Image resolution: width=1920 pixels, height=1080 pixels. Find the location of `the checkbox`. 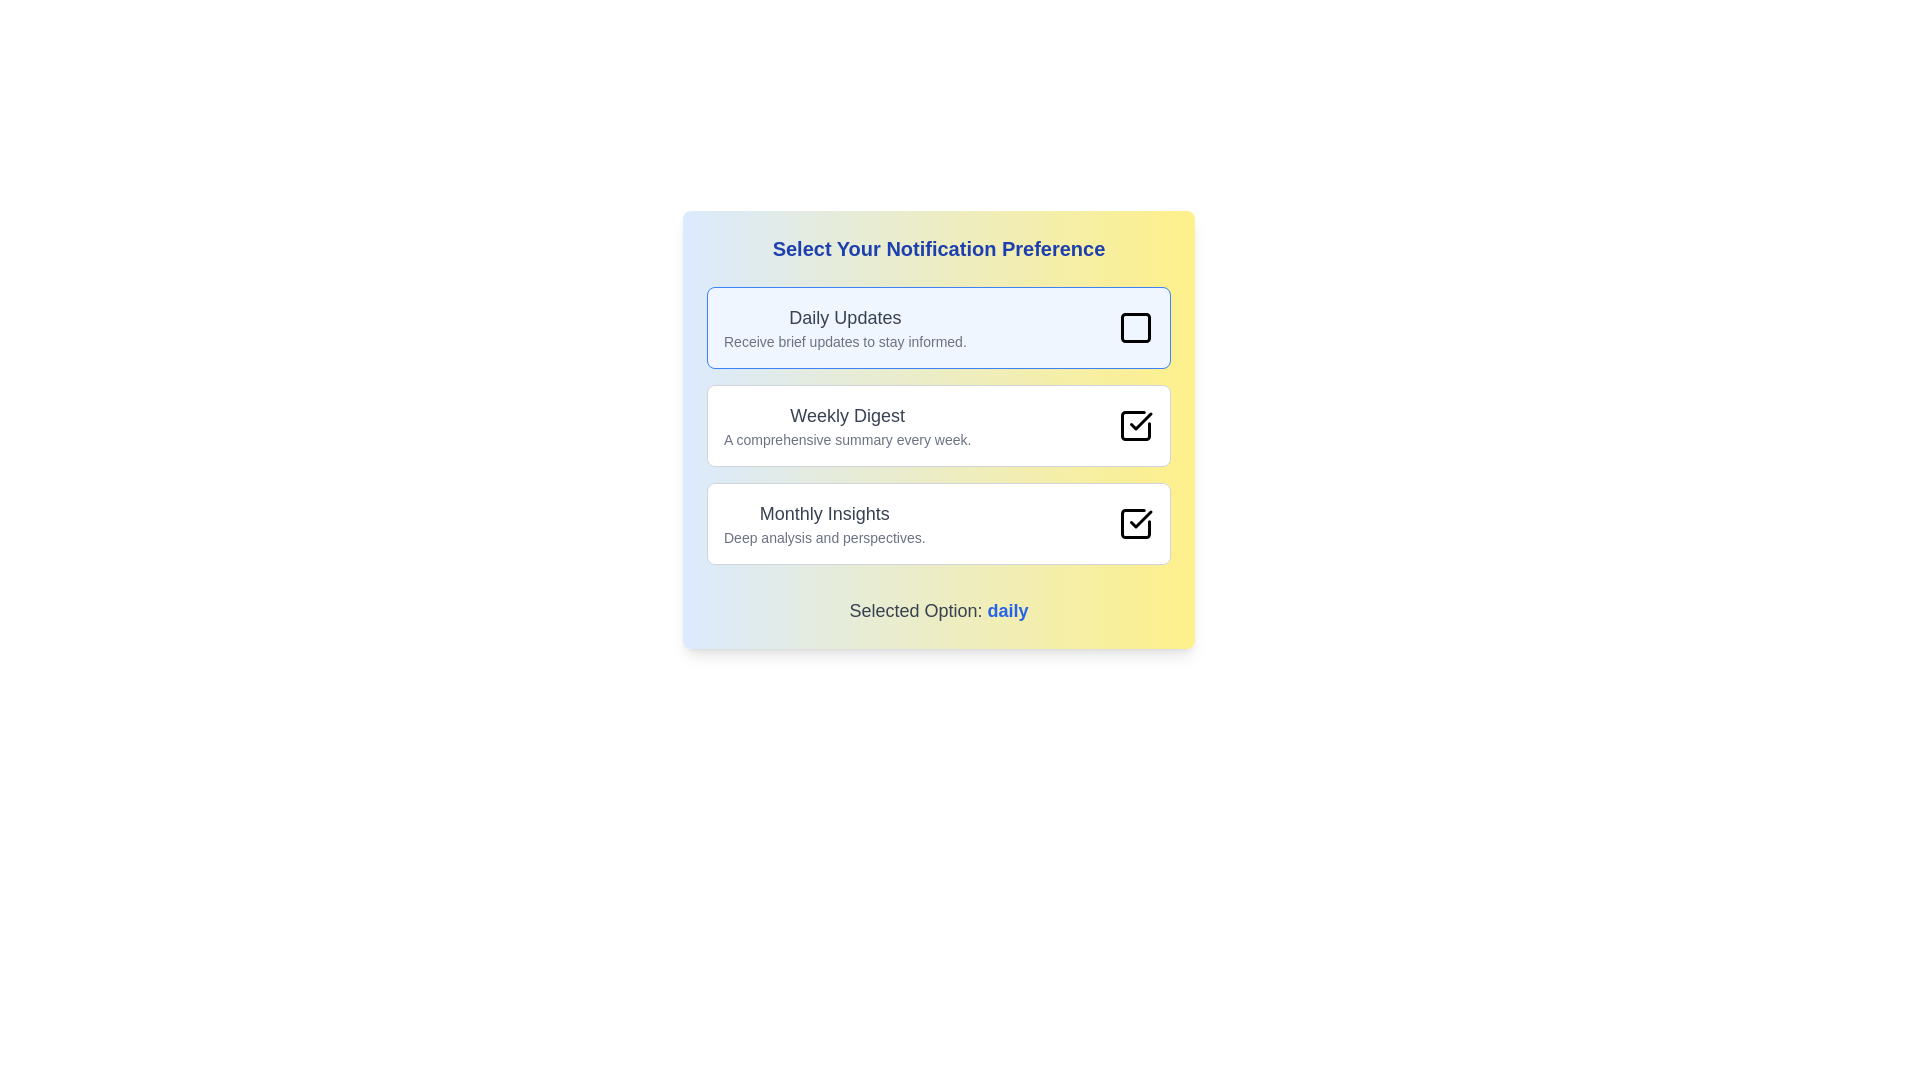

the checkbox is located at coordinates (1136, 523).